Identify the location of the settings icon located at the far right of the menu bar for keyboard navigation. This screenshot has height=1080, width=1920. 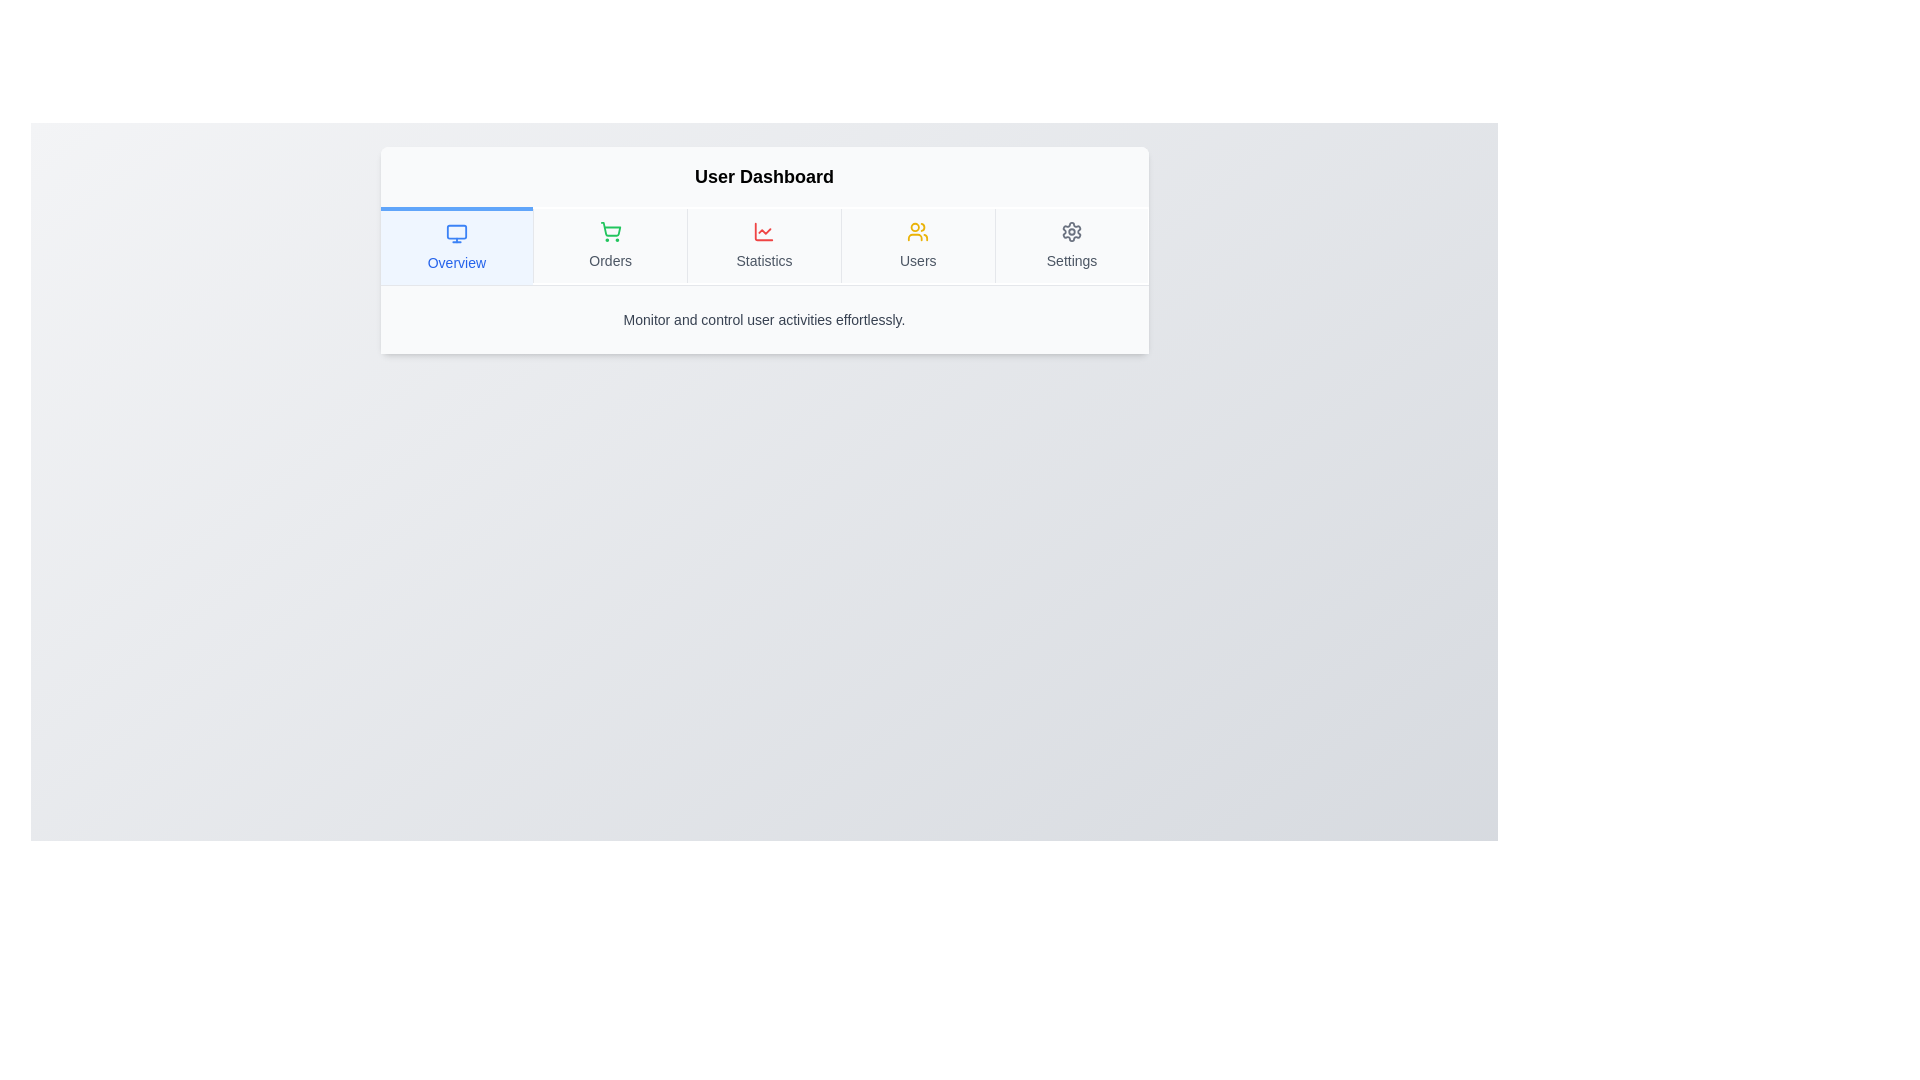
(1071, 230).